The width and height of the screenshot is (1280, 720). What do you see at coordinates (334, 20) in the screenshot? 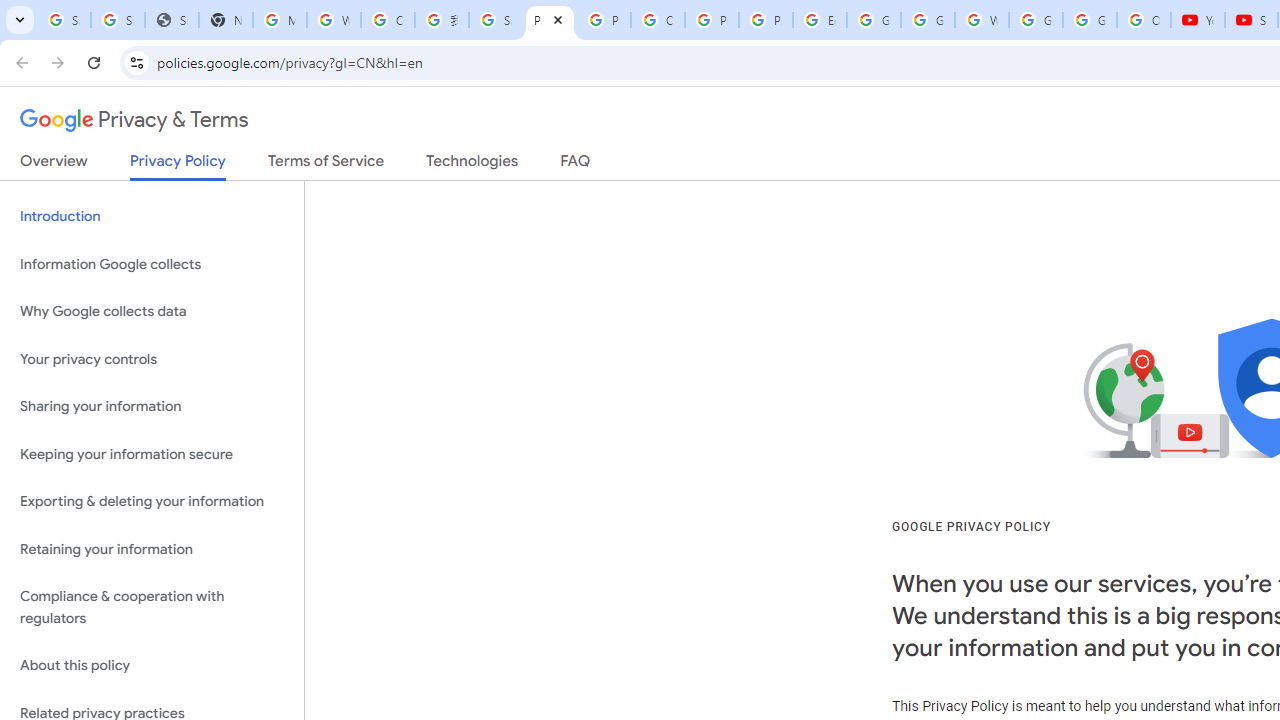
I see `'Who is my administrator? - Google Account Help'` at bounding box center [334, 20].